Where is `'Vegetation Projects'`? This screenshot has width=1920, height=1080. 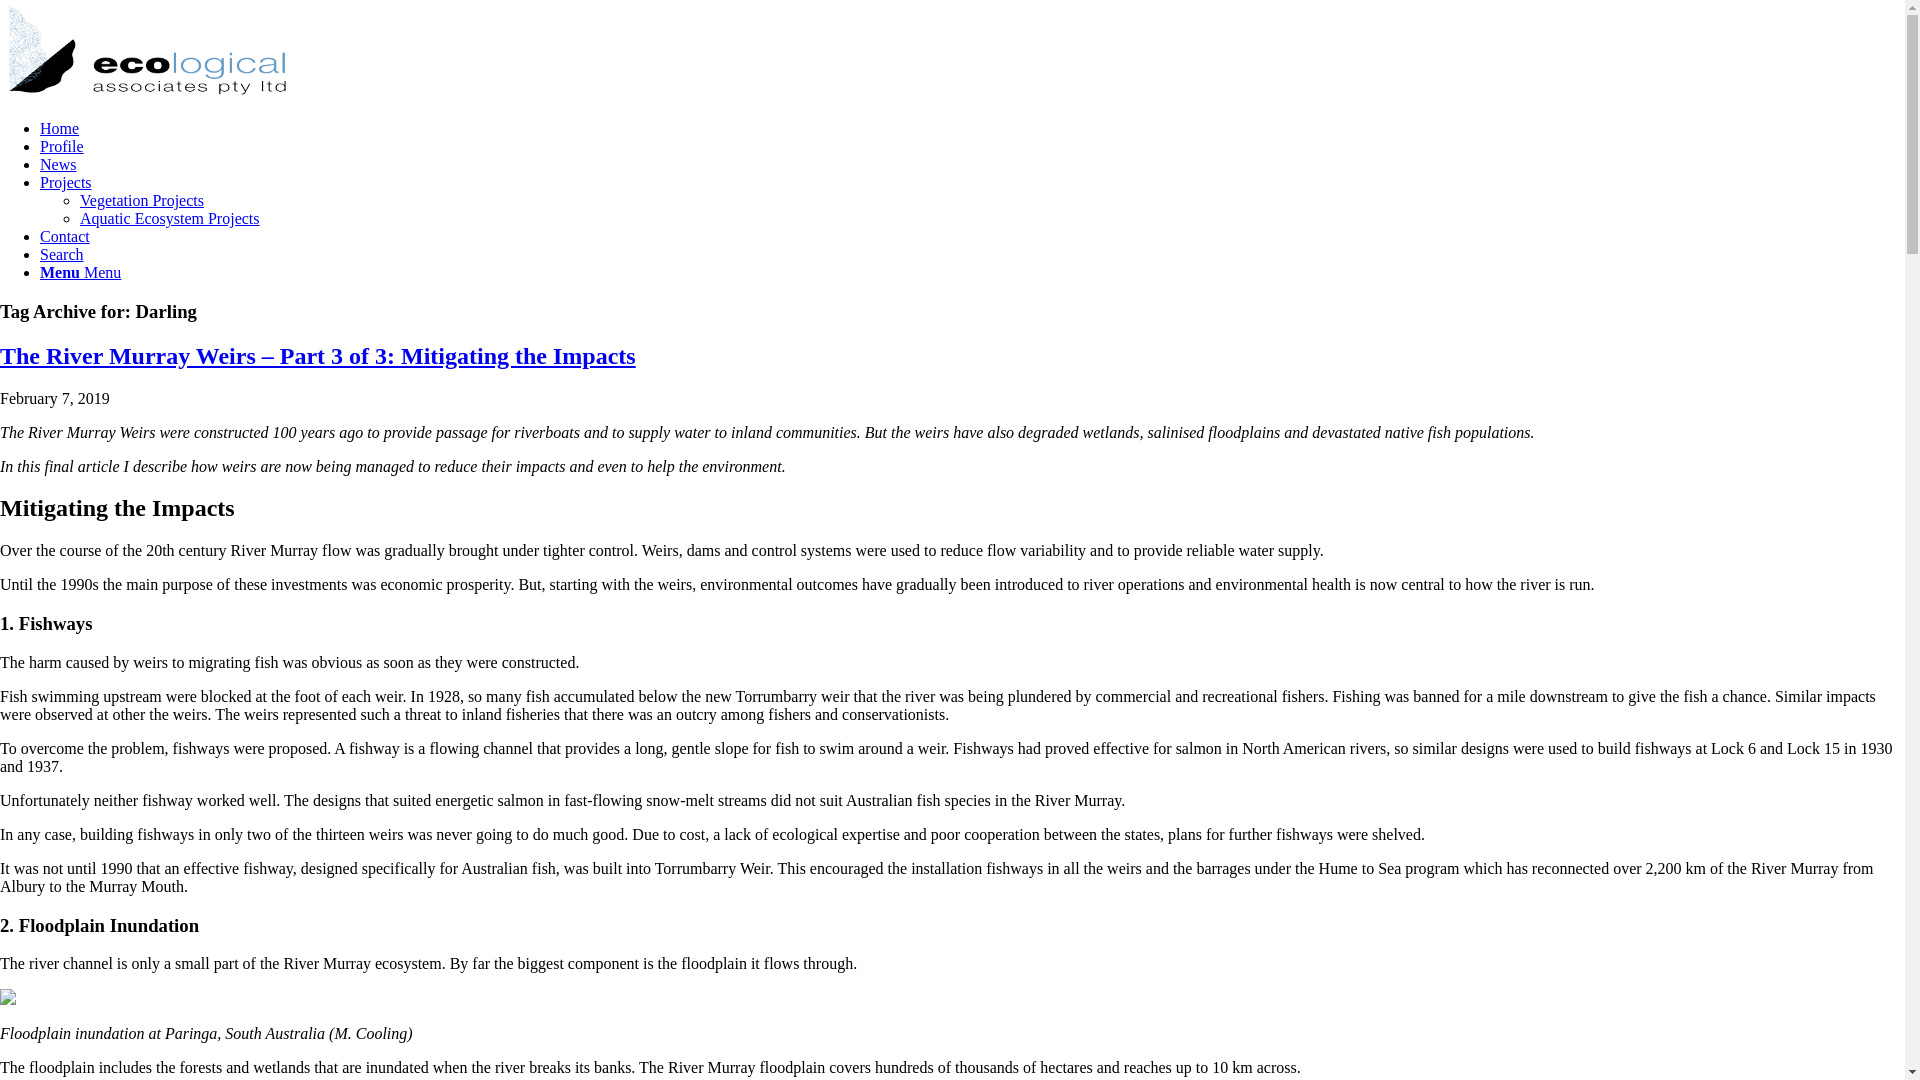
'Vegetation Projects' is located at coordinates (141, 200).